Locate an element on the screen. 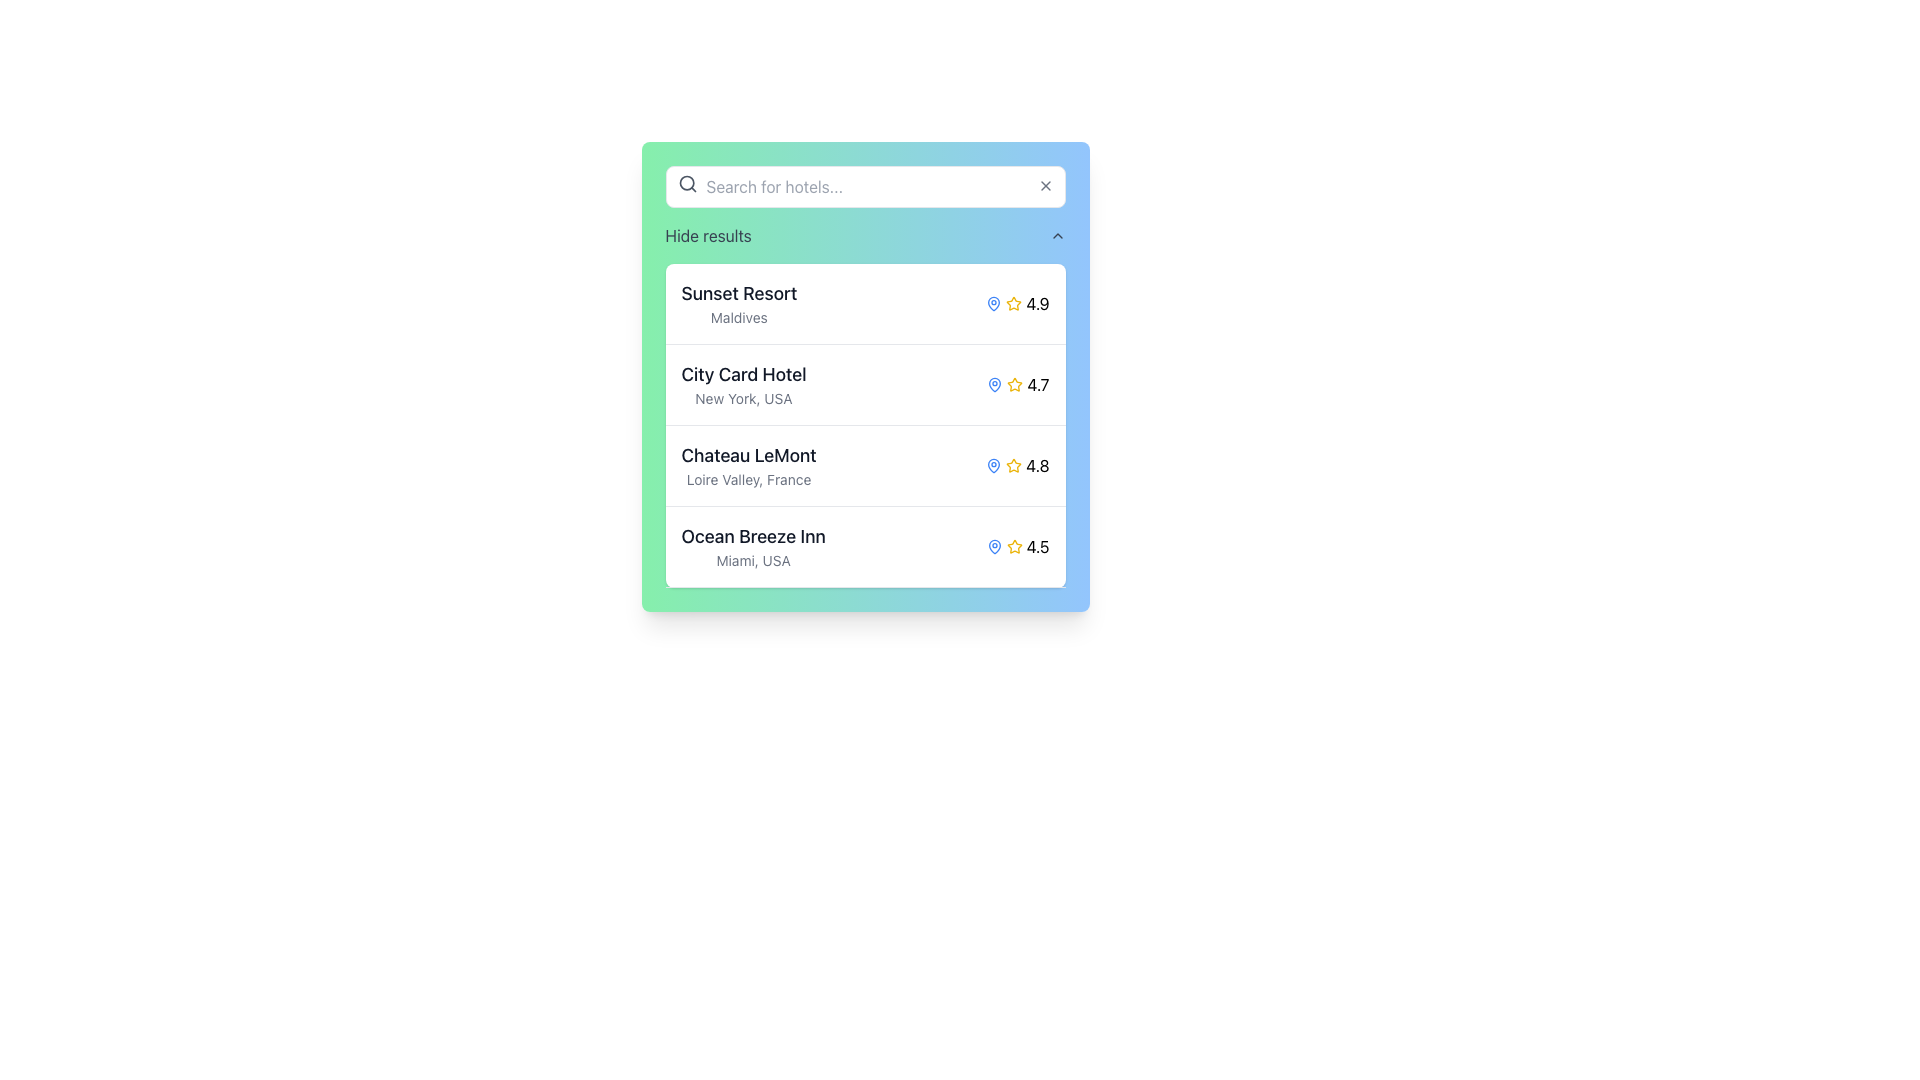 The width and height of the screenshot is (1920, 1080). the text label 'Ocean Breeze Inn', which is the first line of text in the fourth hotel option in a list of results is located at coordinates (752, 535).